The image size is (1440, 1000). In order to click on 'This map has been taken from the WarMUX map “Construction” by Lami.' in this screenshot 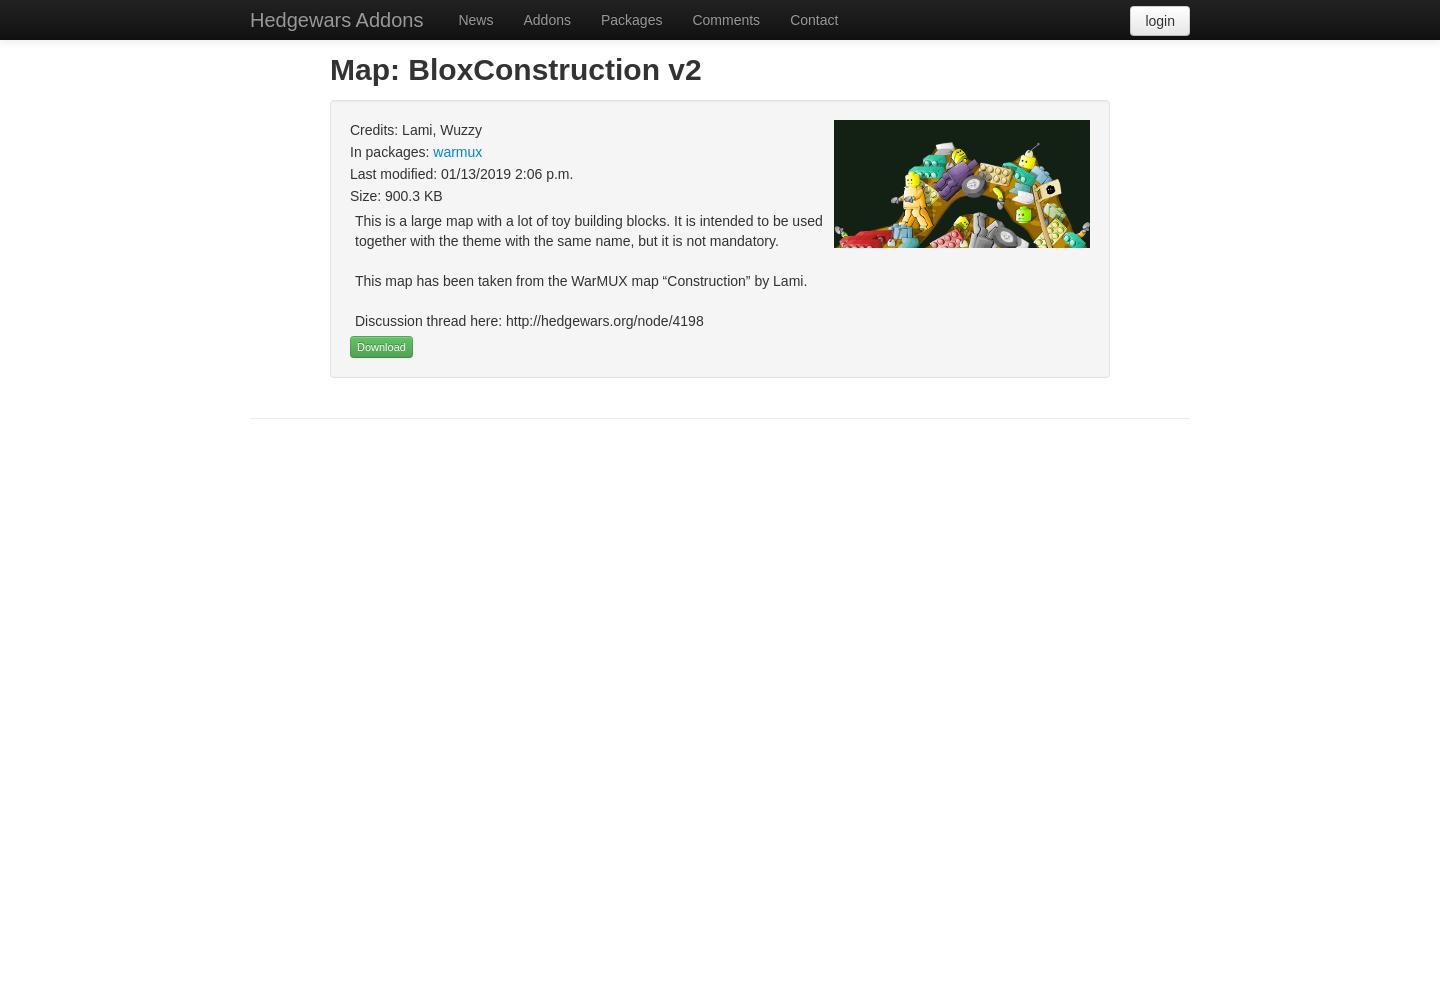, I will do `click(581, 281)`.